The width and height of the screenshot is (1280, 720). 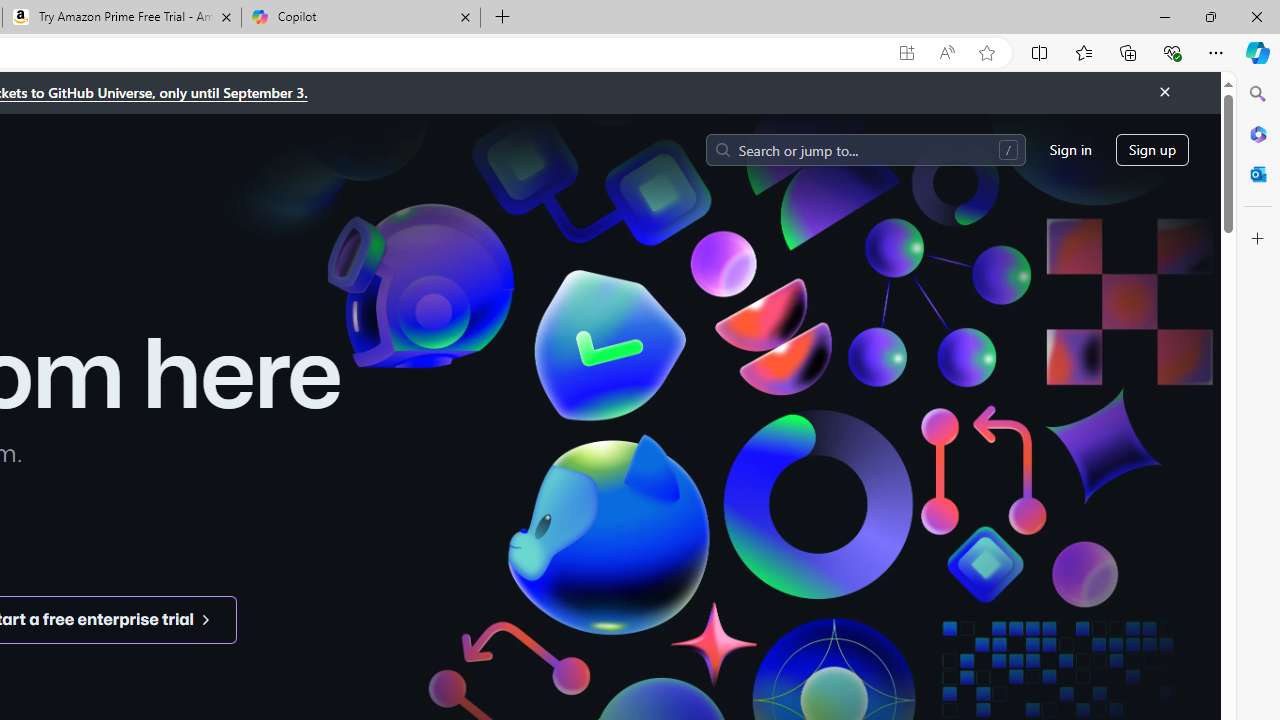 I want to click on 'Close Outlook pane', so click(x=1257, y=173).